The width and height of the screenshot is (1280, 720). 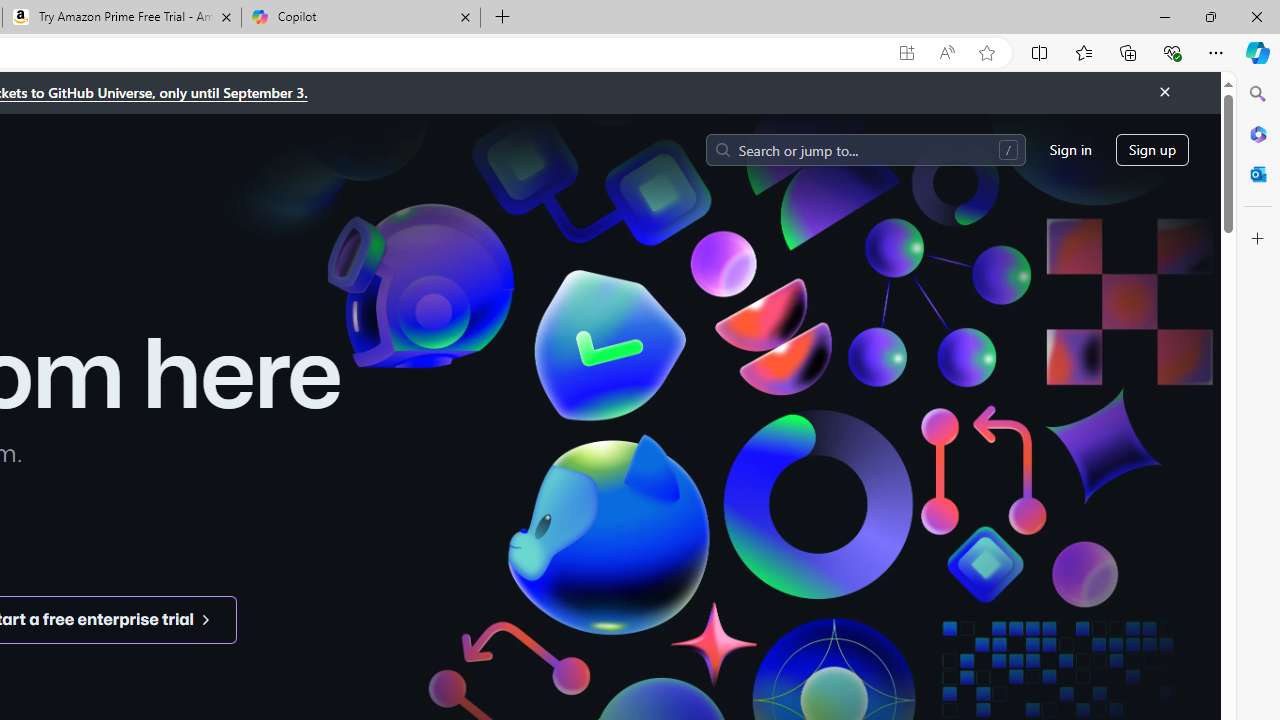 I want to click on 'Close Outlook pane', so click(x=1257, y=173).